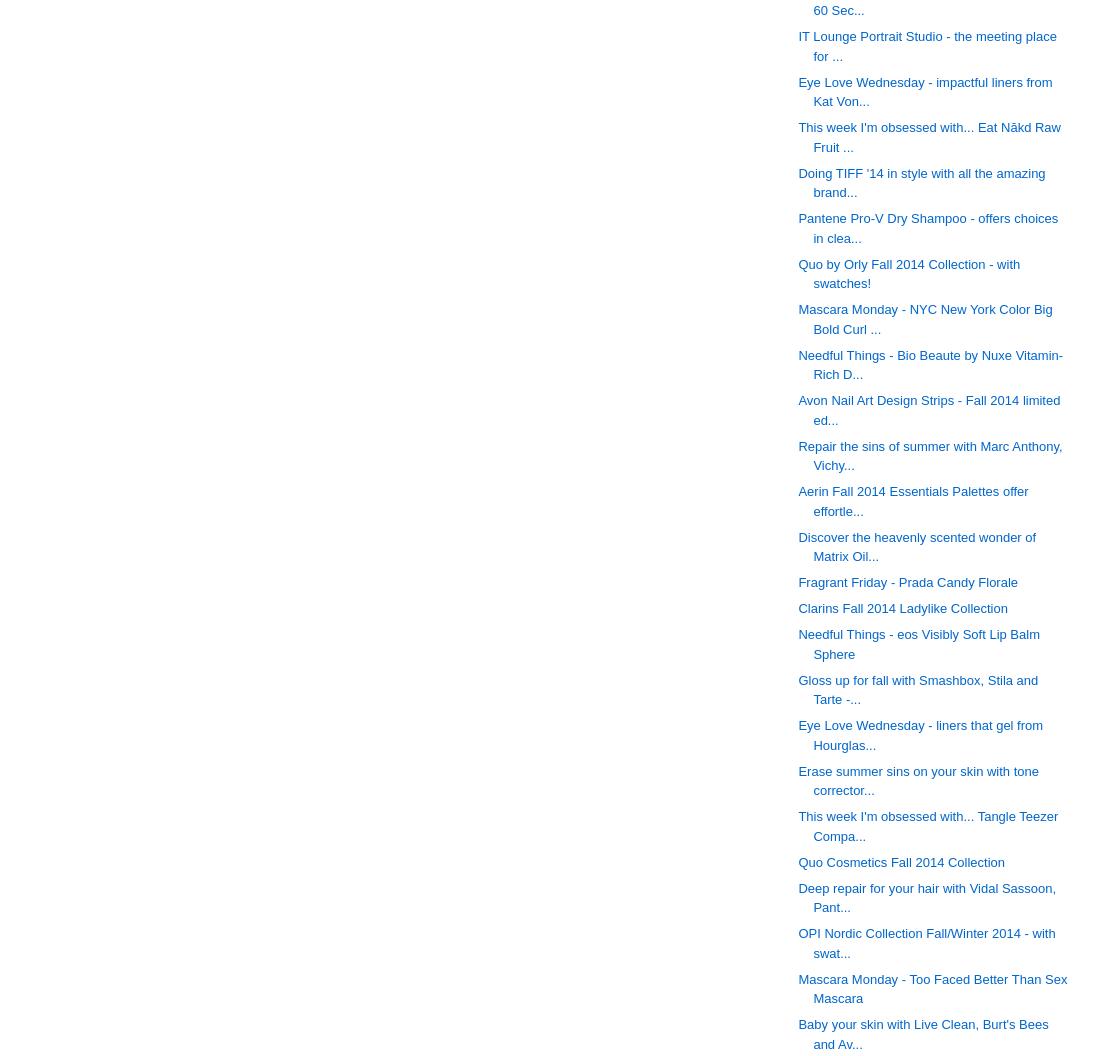 The height and width of the screenshot is (1056, 1100). Describe the element at coordinates (918, 779) in the screenshot. I see `'Erase summer sins on your skin with tone corrector...'` at that location.